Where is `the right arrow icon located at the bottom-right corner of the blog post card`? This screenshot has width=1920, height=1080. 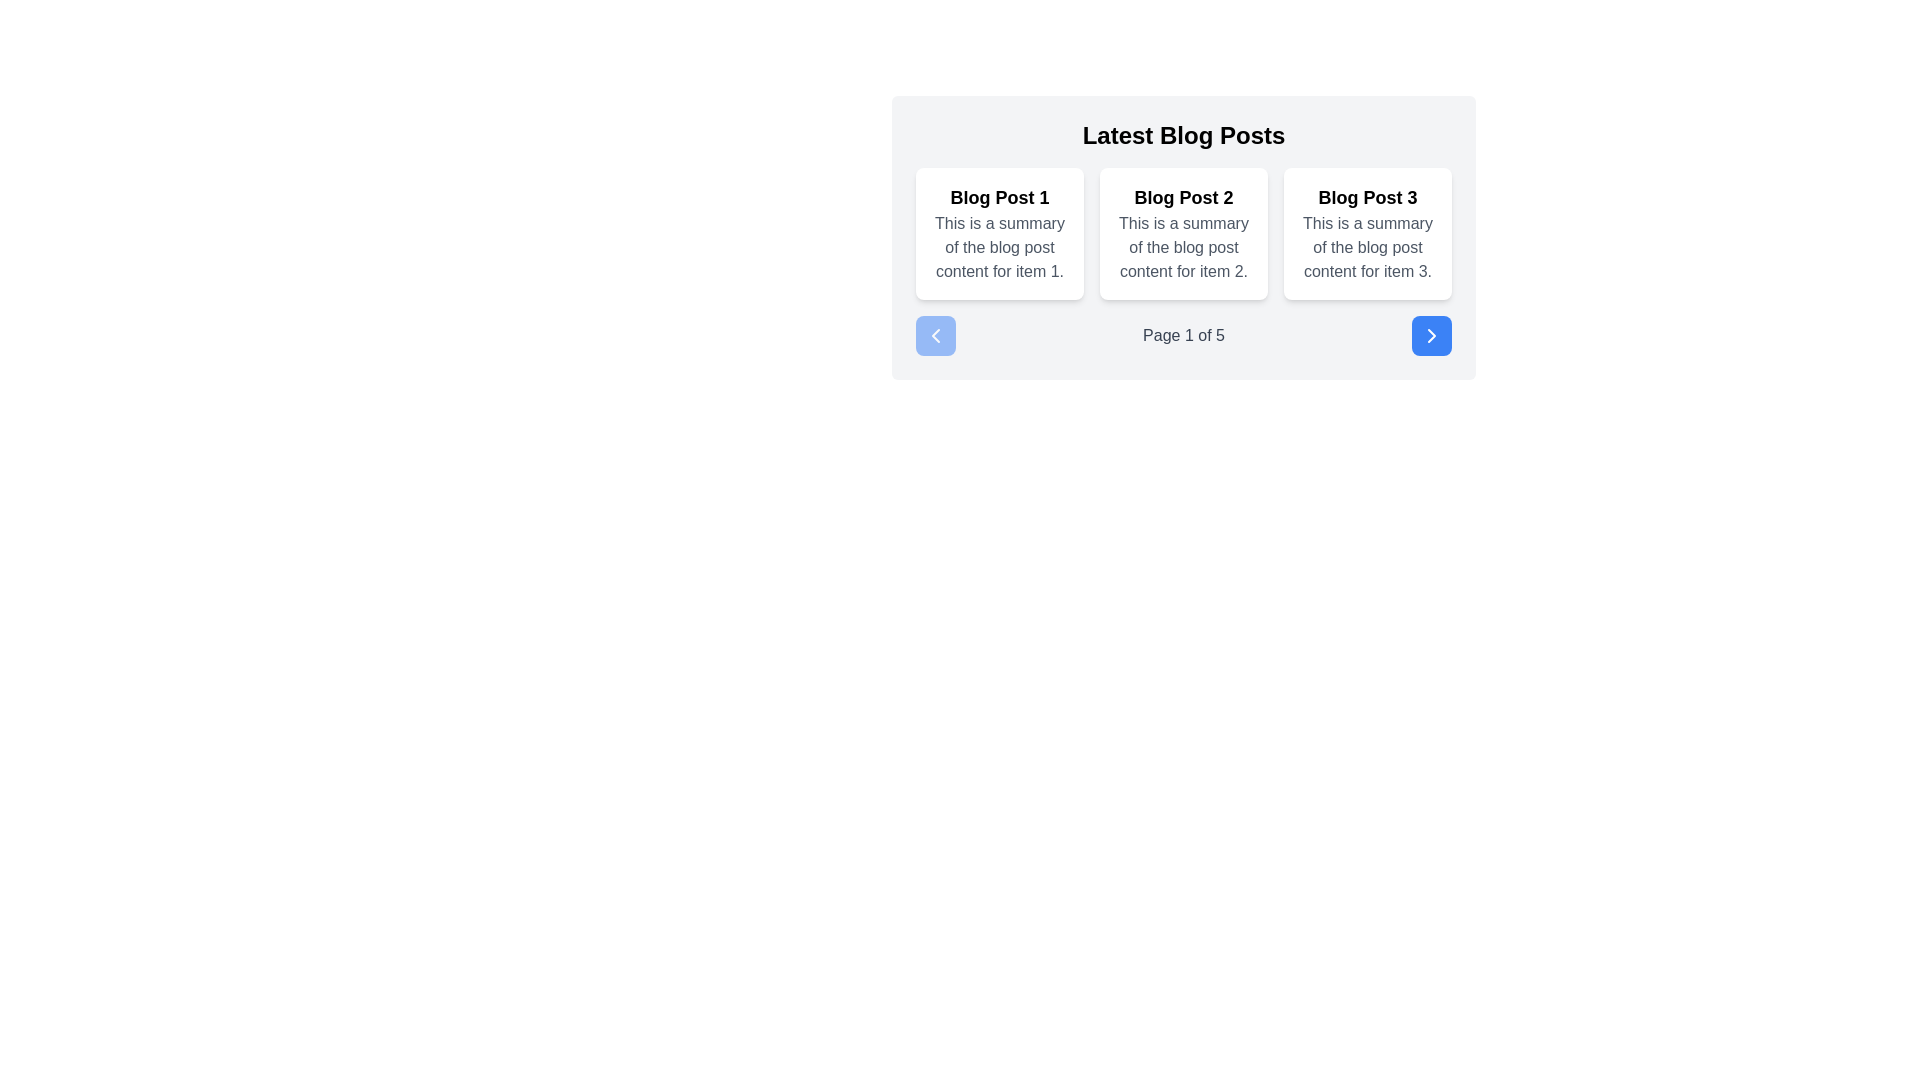
the right arrow icon located at the bottom-right corner of the blog post card is located at coordinates (1430, 334).